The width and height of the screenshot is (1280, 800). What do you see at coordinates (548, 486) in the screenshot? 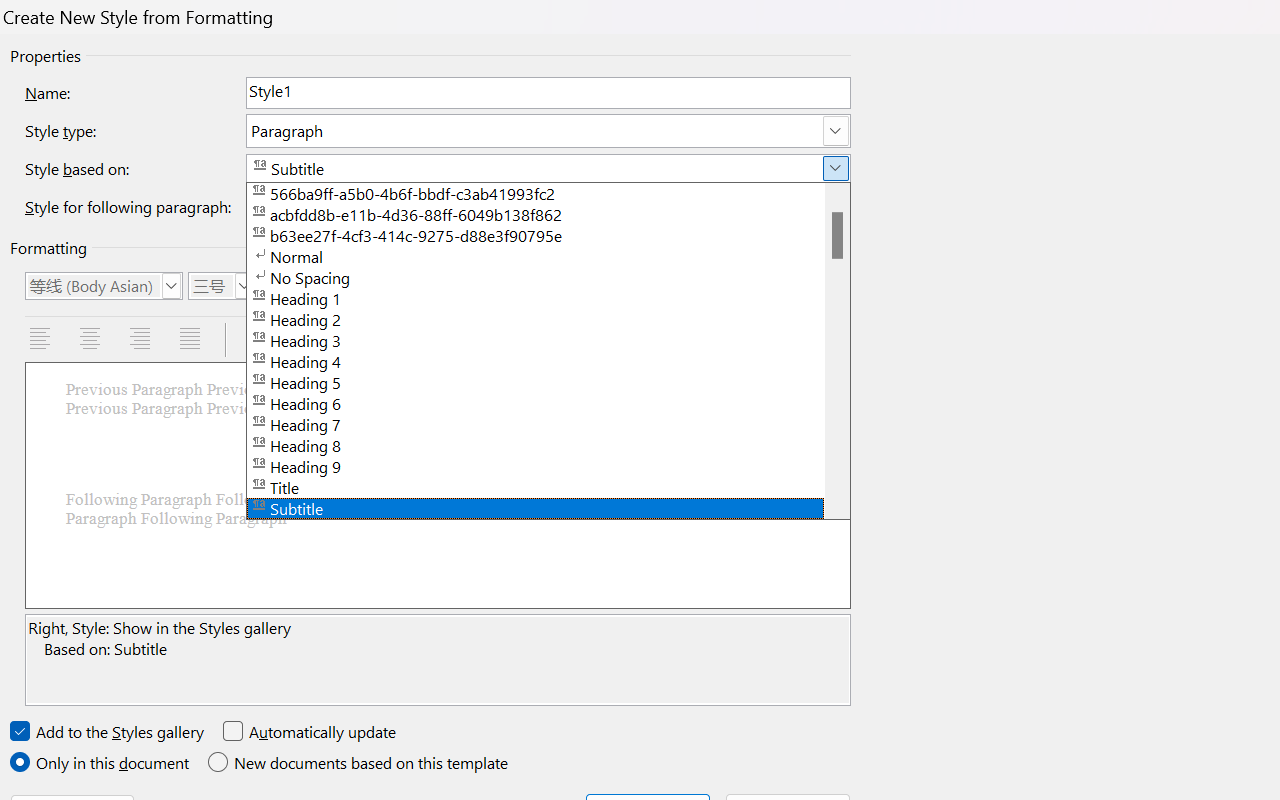
I see `'Title'` at bounding box center [548, 486].